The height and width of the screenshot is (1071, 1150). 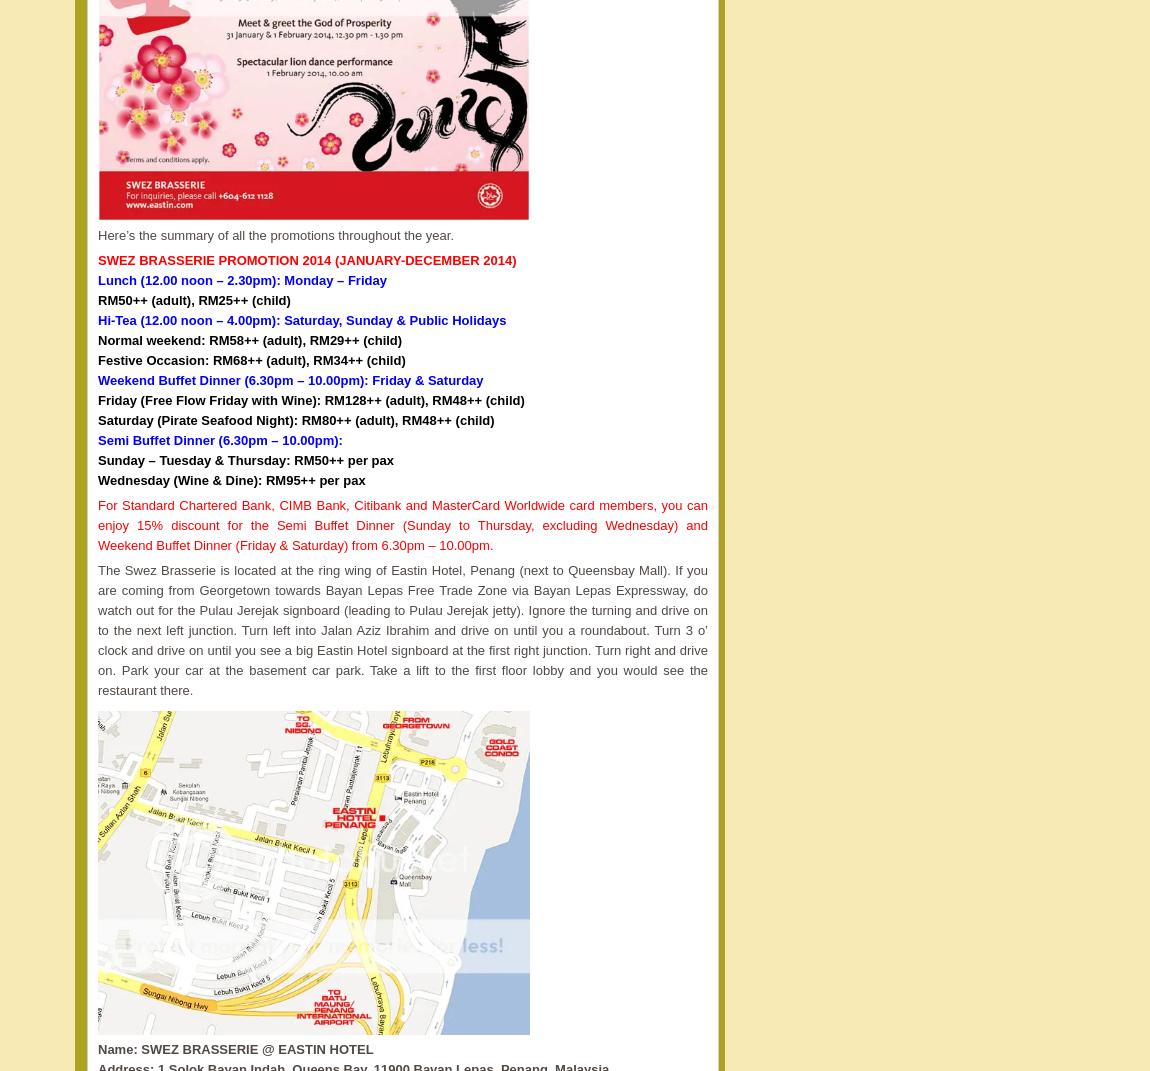 What do you see at coordinates (218, 439) in the screenshot?
I see `'Semi Buffet Dinner (6.30pm – 10.00pm):'` at bounding box center [218, 439].